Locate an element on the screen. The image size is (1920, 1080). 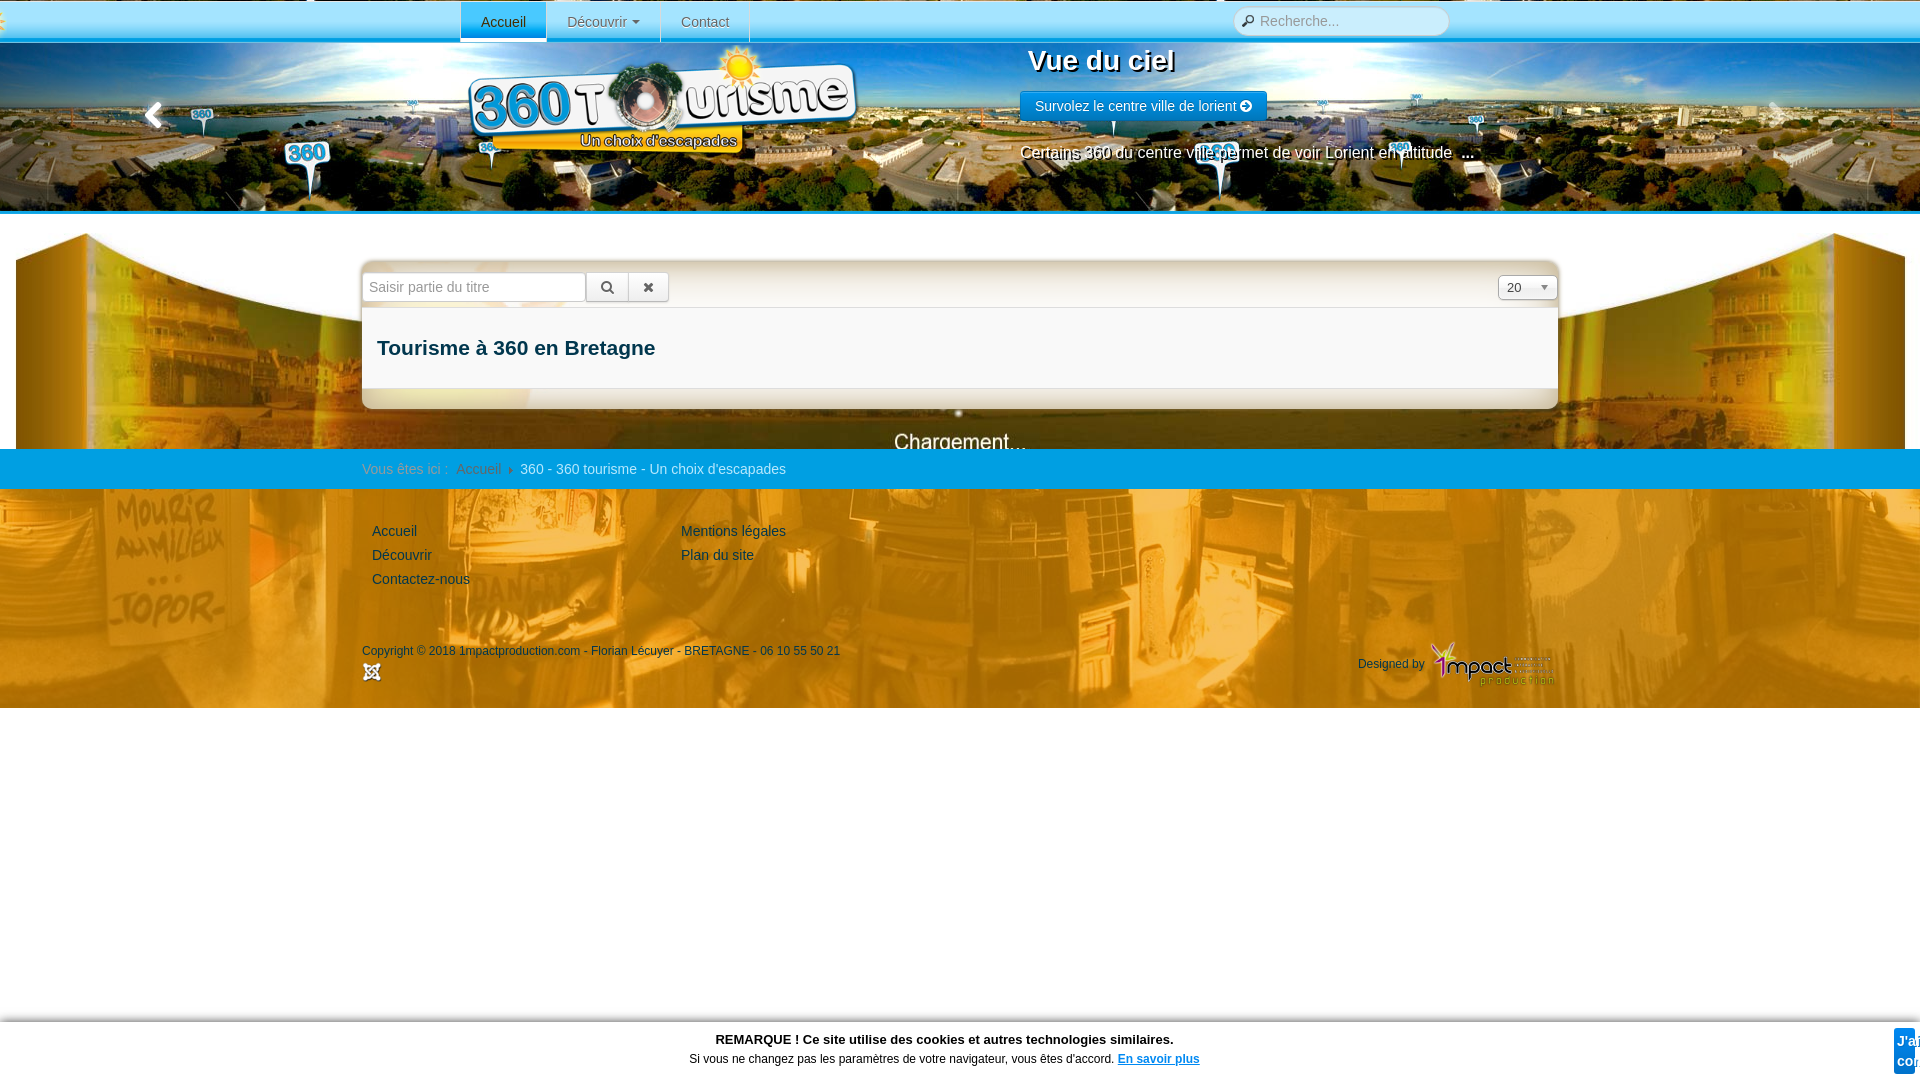
'06 10 55 50 21' is located at coordinates (758, 651).